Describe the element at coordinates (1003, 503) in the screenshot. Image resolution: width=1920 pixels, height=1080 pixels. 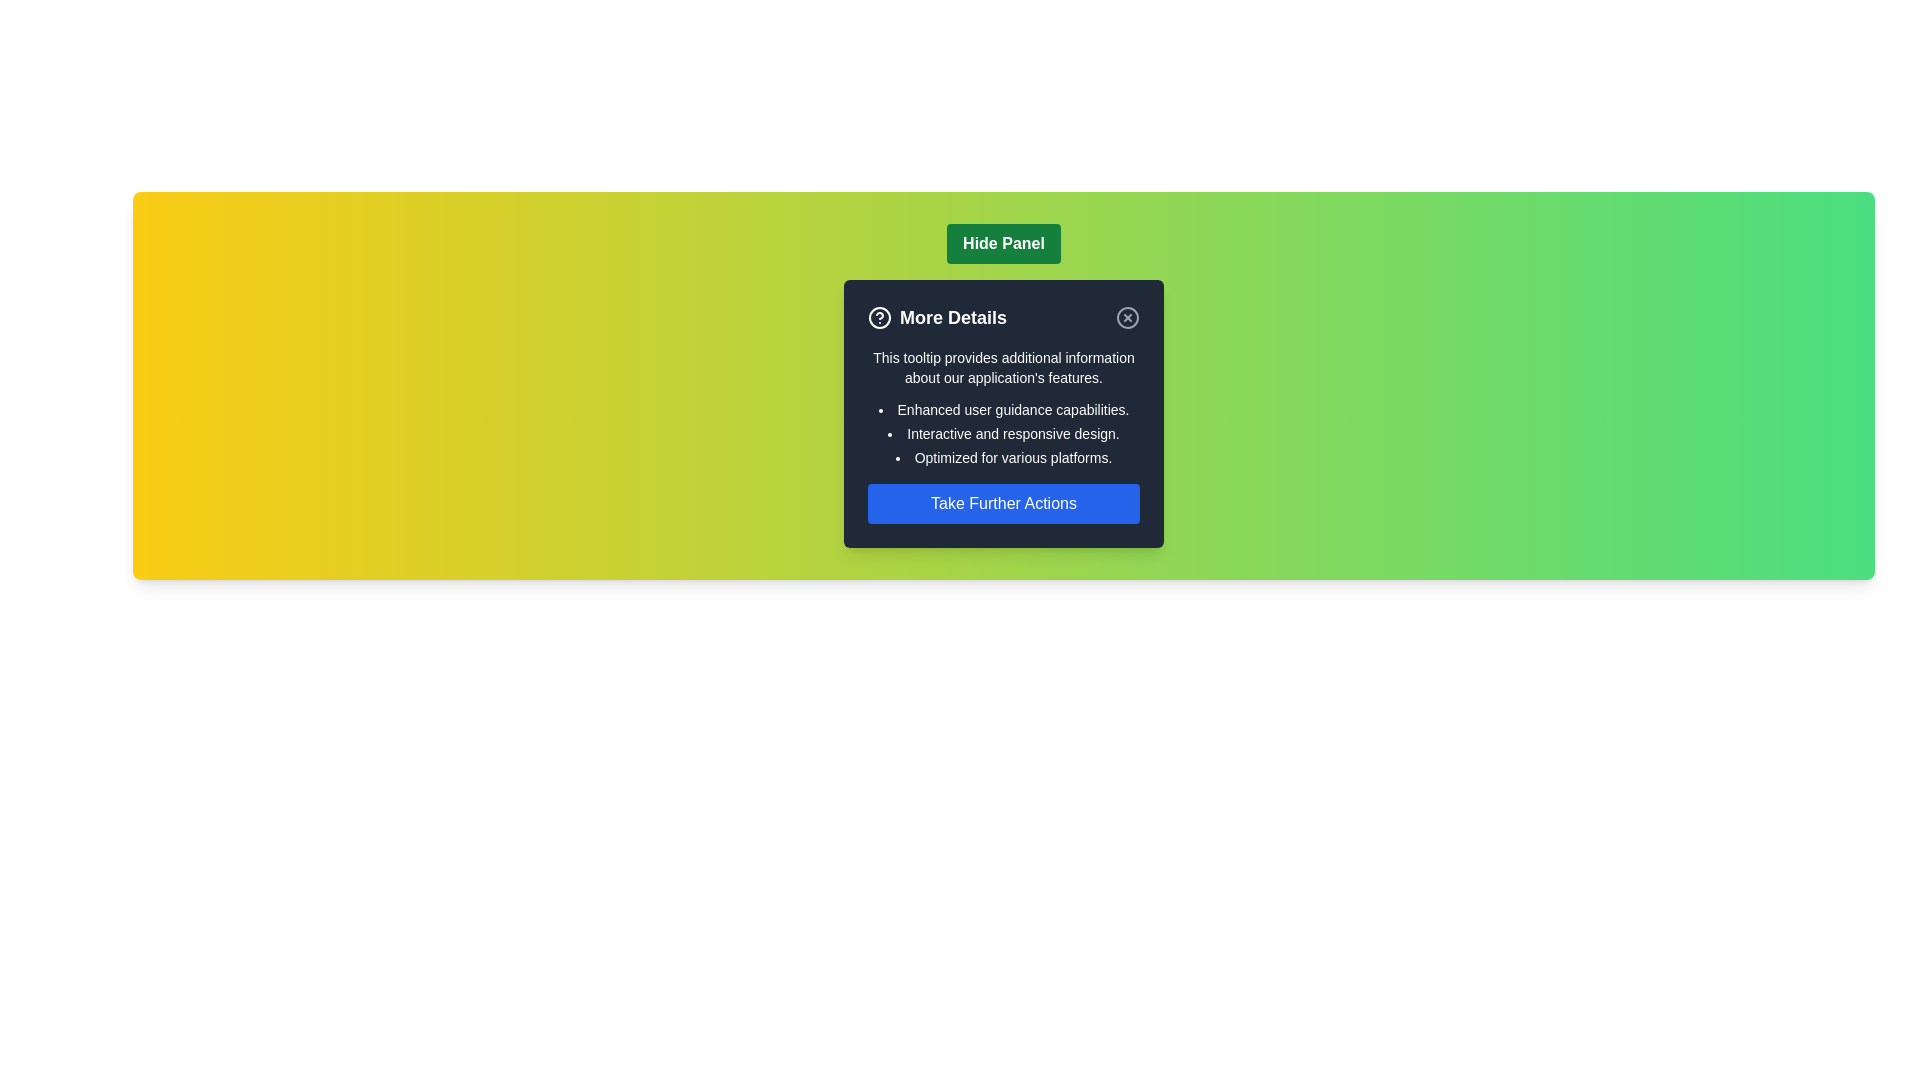
I see `the blue button with white text 'Take Further Actions' located at the bottom of the tooltip` at that location.